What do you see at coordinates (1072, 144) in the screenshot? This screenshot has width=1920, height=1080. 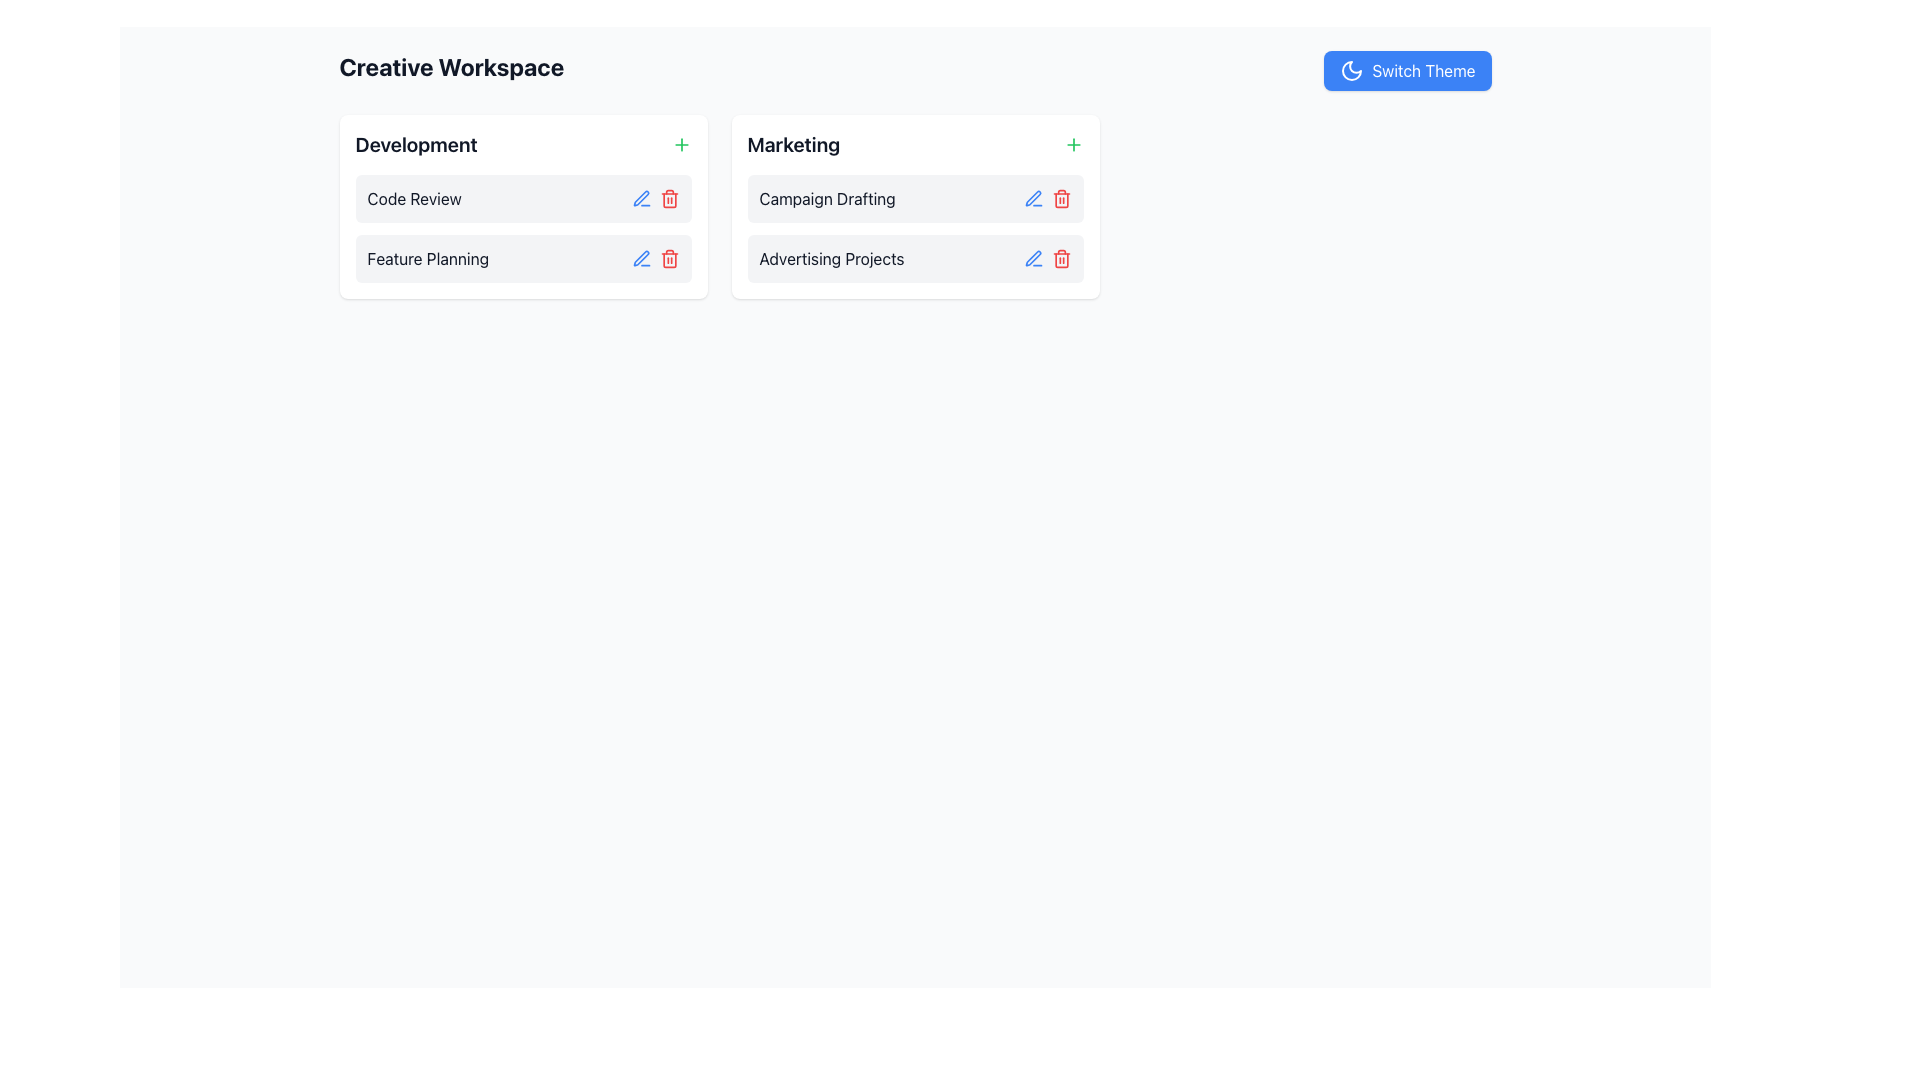 I see `the green plus sign button located at the top-right corner of the 'Marketing' section` at bounding box center [1072, 144].